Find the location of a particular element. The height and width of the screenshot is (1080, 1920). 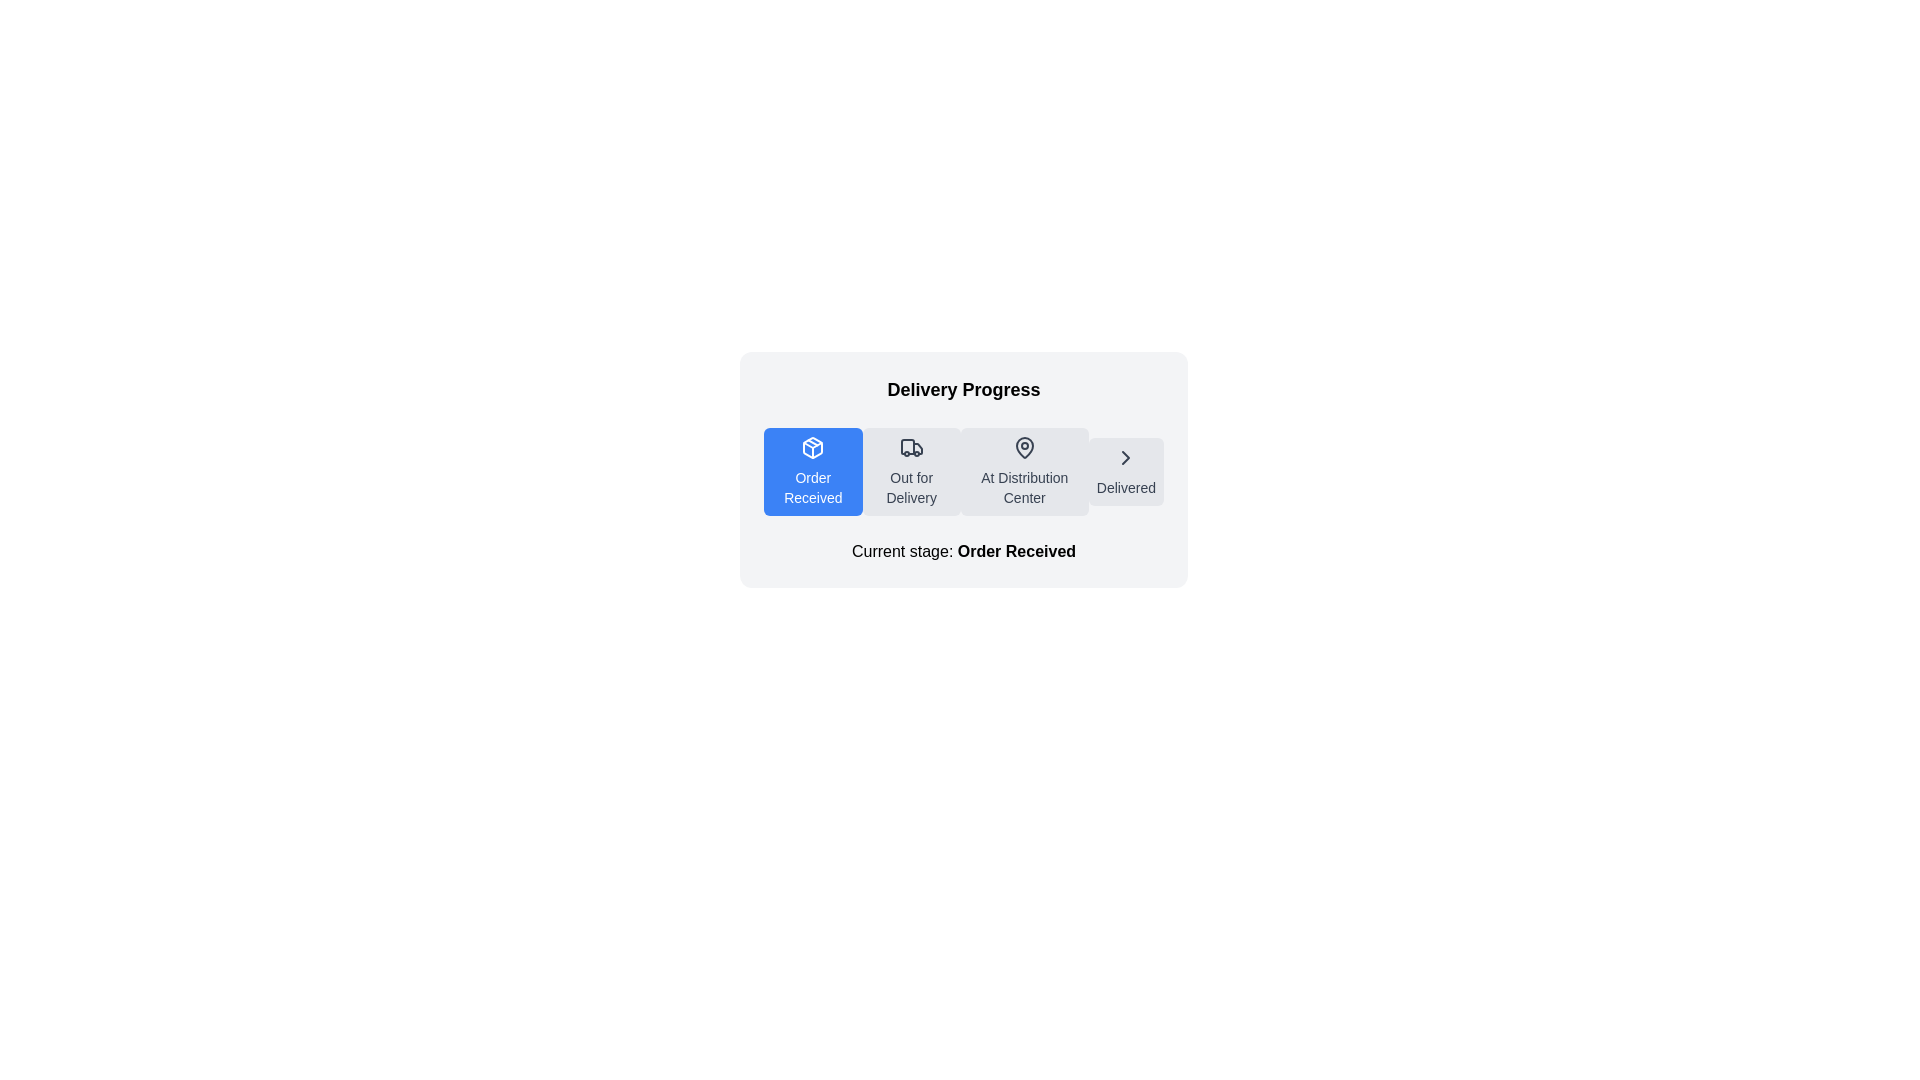

the button-like component labeled 'Out for Delivery', featuring a truck icon, which is the second element in a horizontal row of delivery progress indicators is located at coordinates (910, 471).